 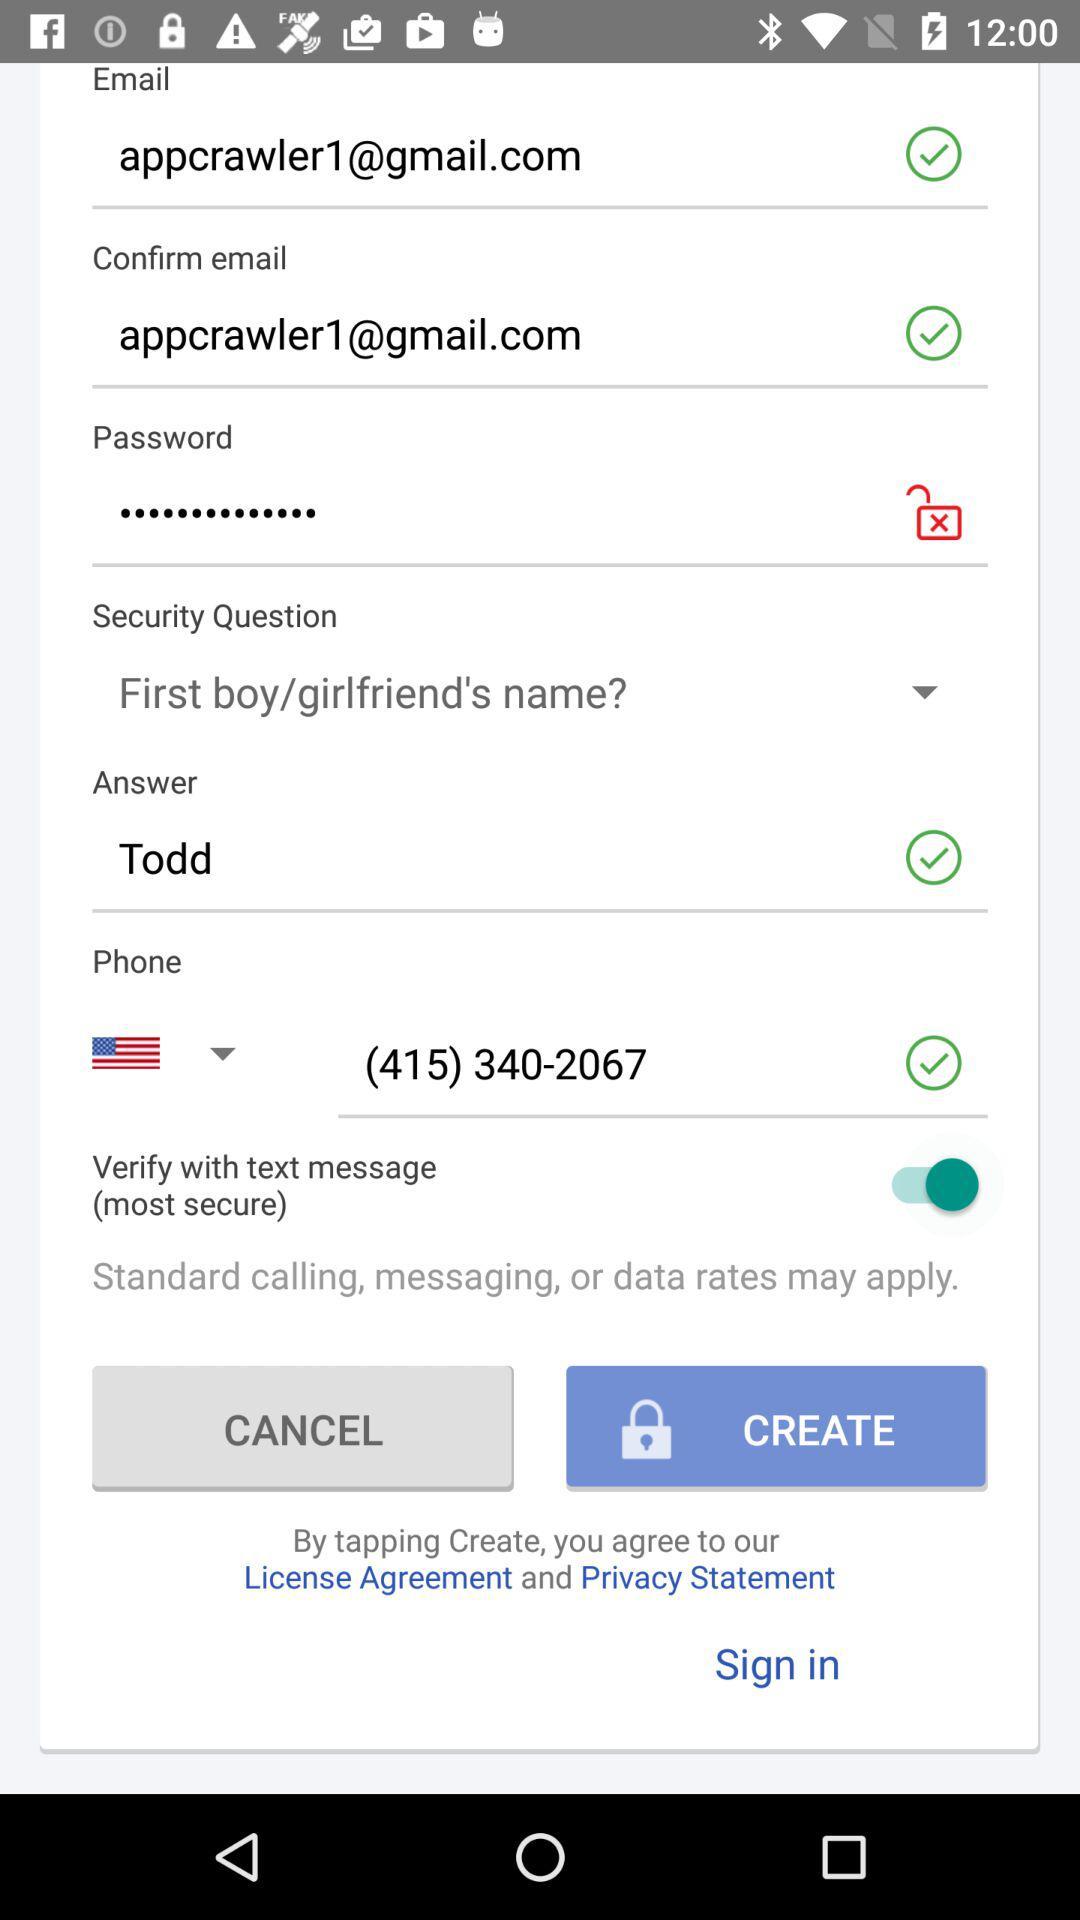 I want to click on icon below the password icon, so click(x=540, y=512).